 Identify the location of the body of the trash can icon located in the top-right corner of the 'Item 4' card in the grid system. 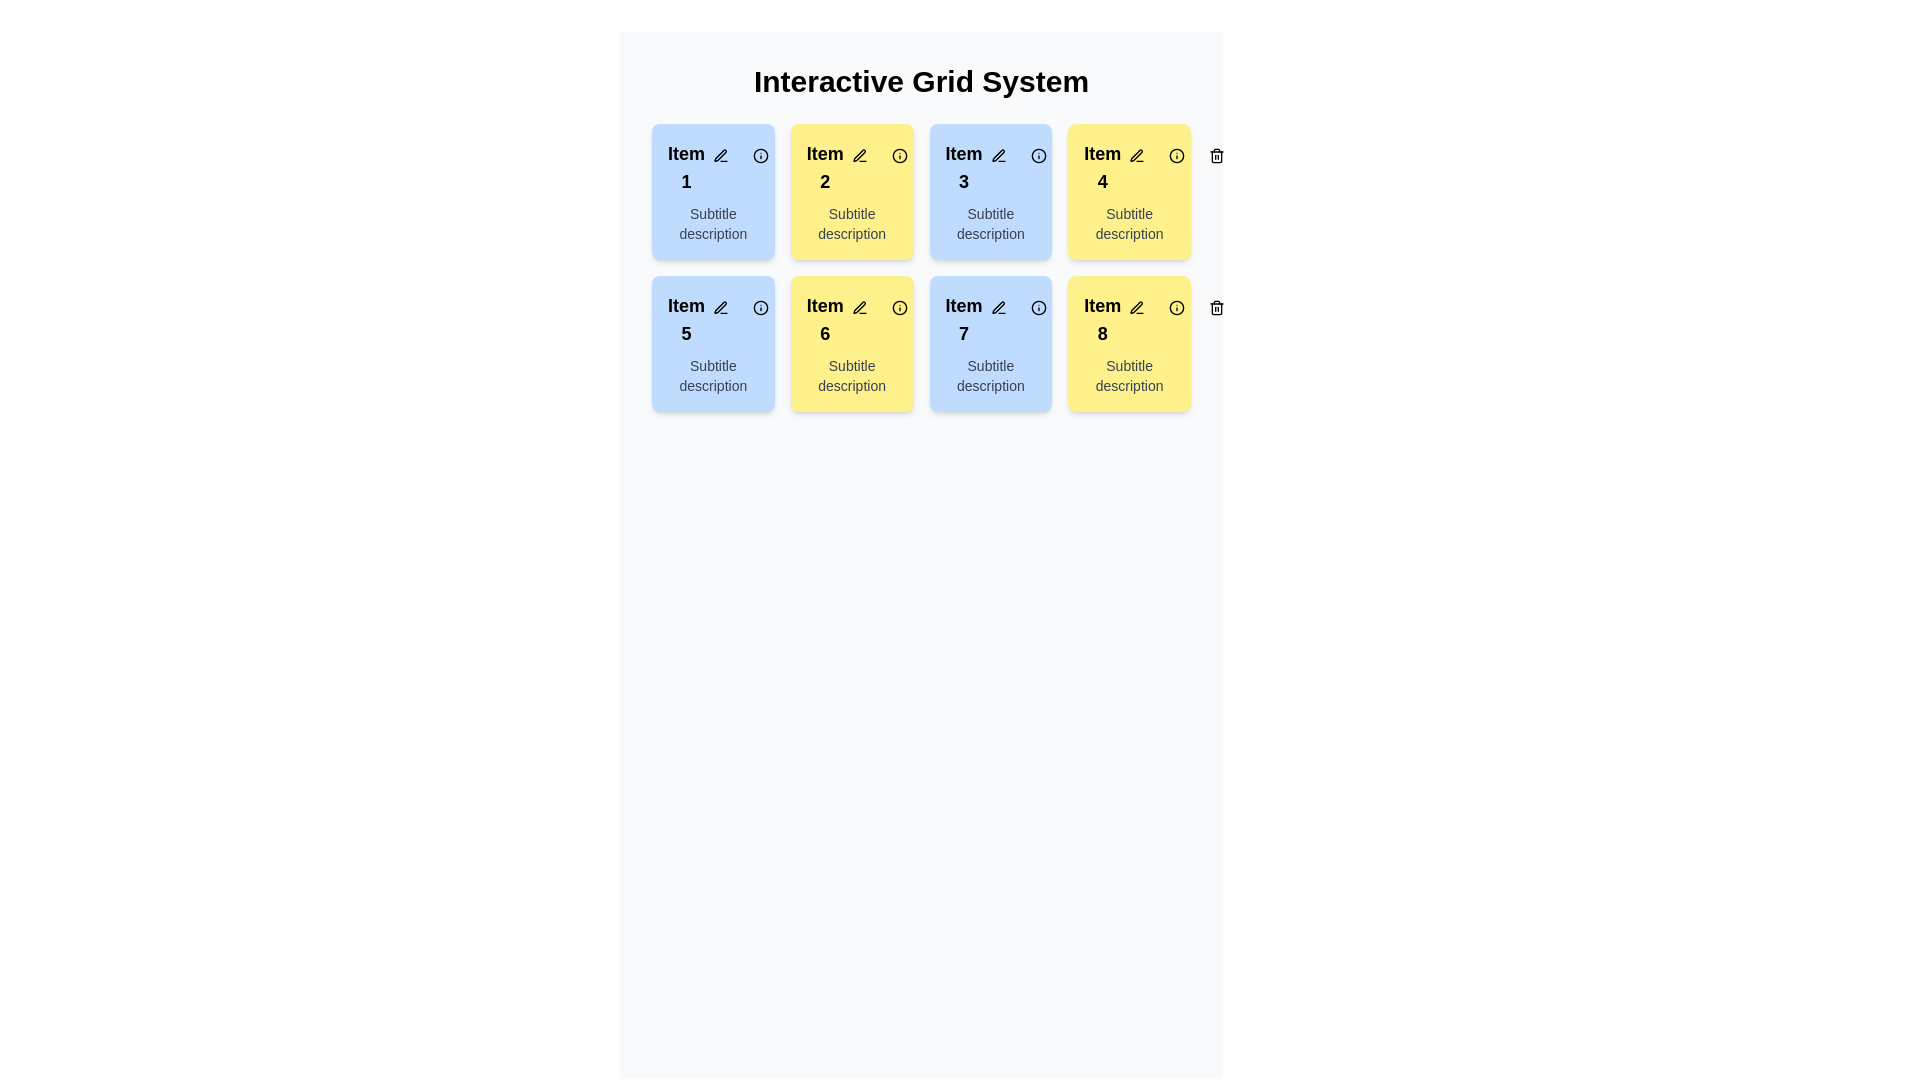
(1077, 156).